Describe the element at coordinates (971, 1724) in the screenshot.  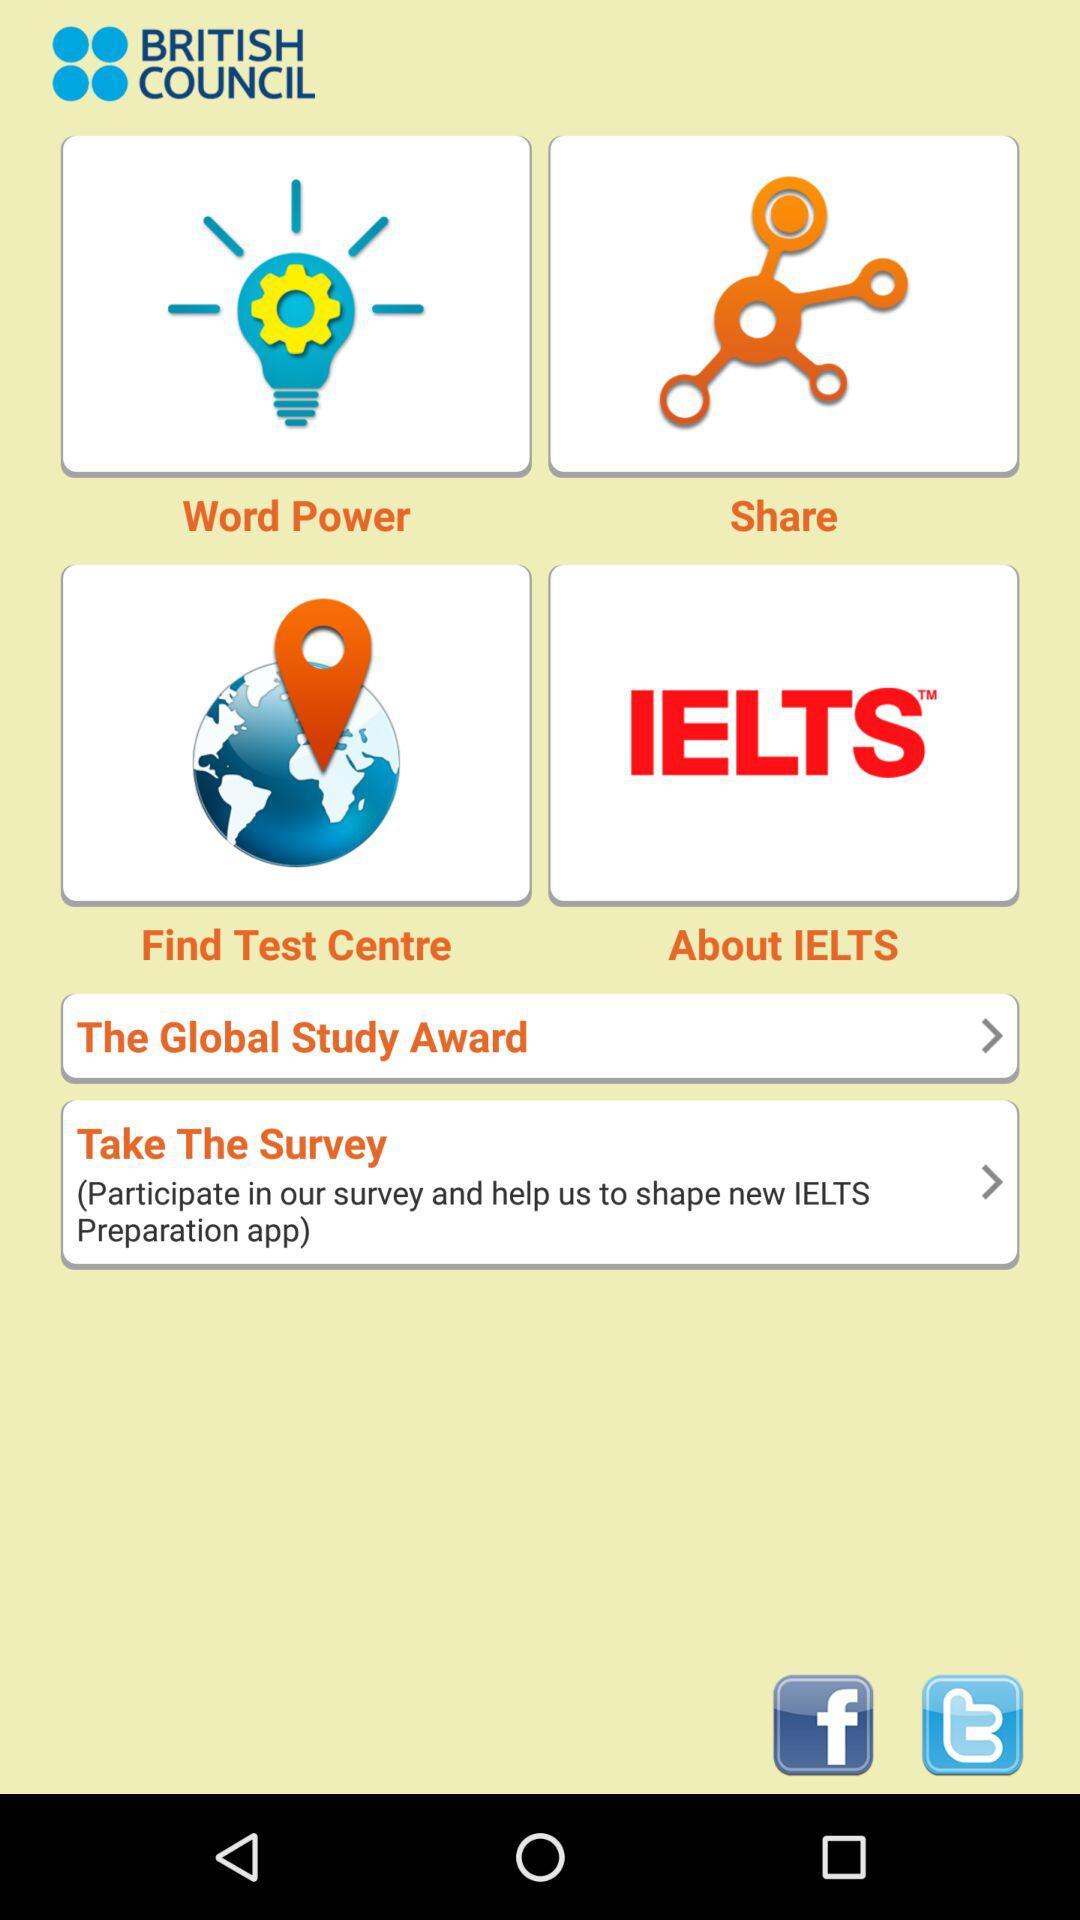
I see `twitter` at that location.